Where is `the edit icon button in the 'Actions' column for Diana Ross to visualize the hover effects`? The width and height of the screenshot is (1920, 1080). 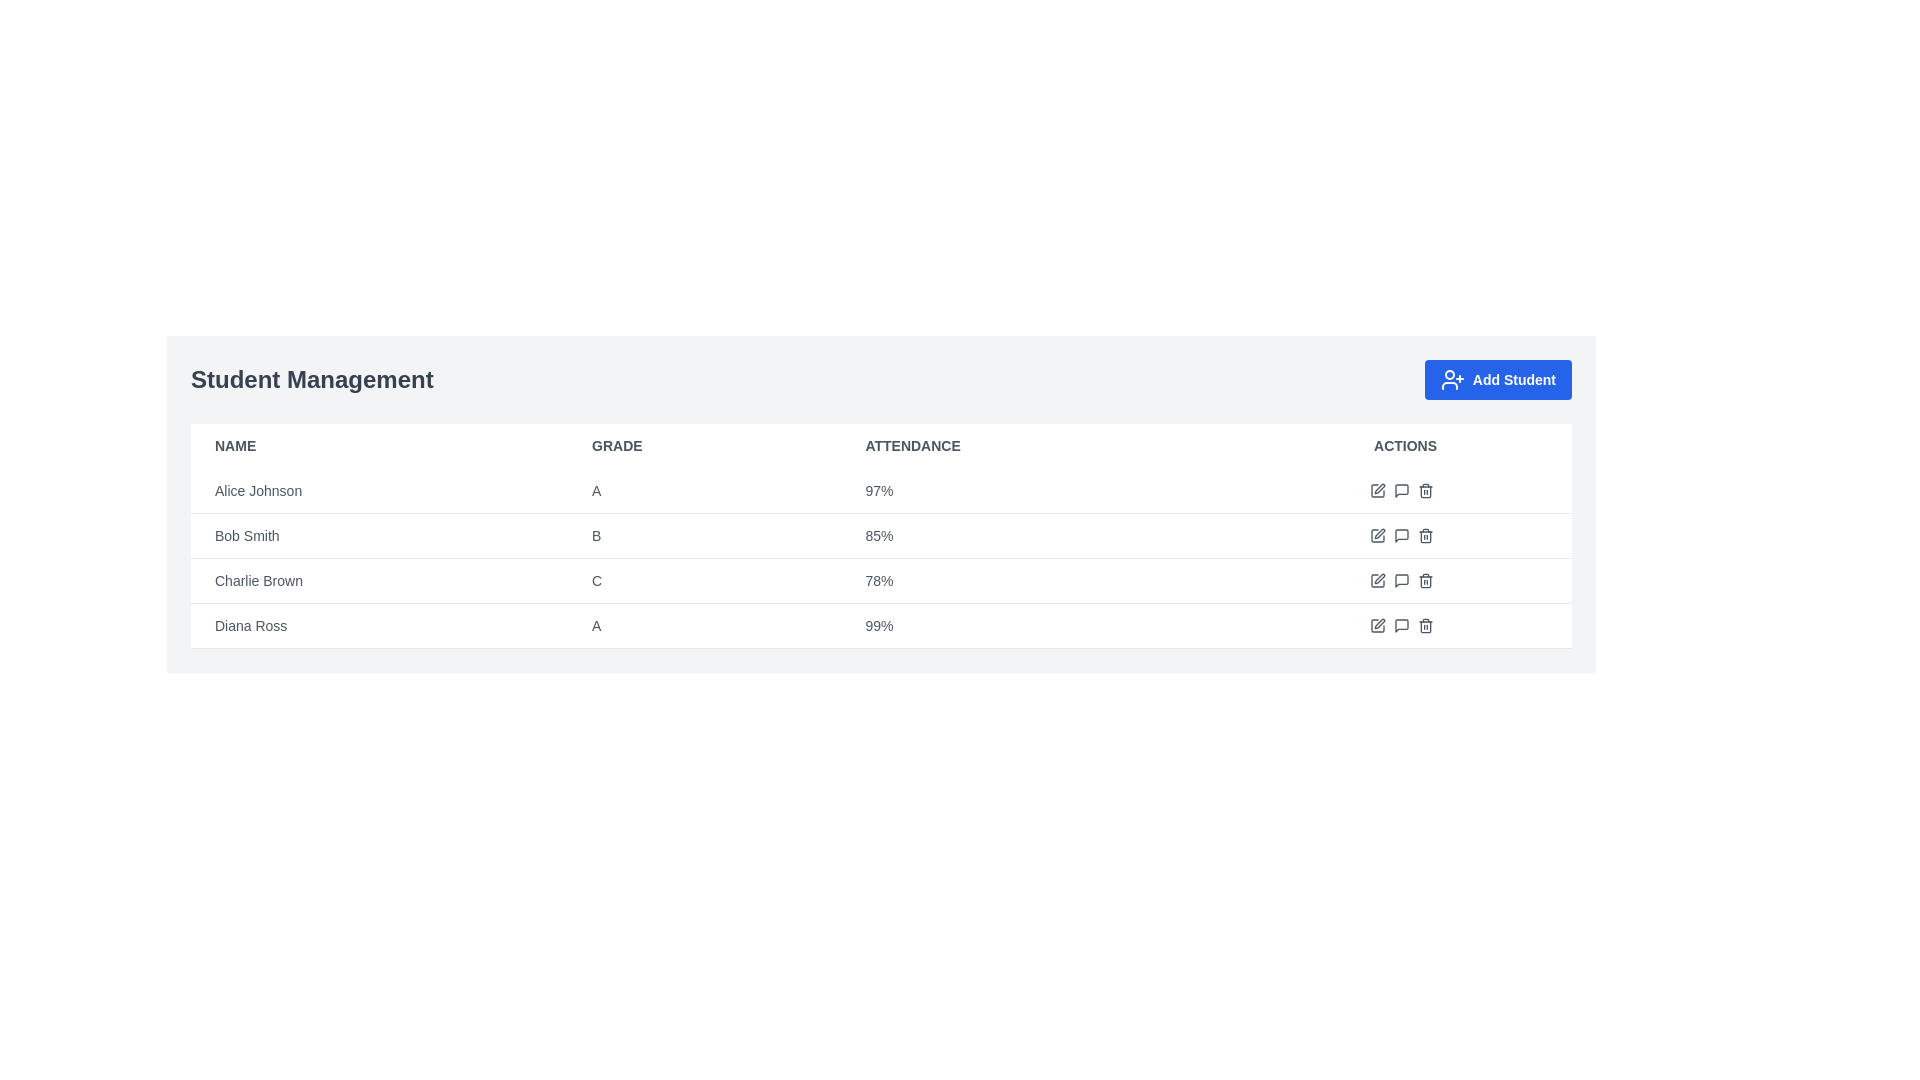 the edit icon button in the 'Actions' column for Diana Ross to visualize the hover effects is located at coordinates (1376, 624).